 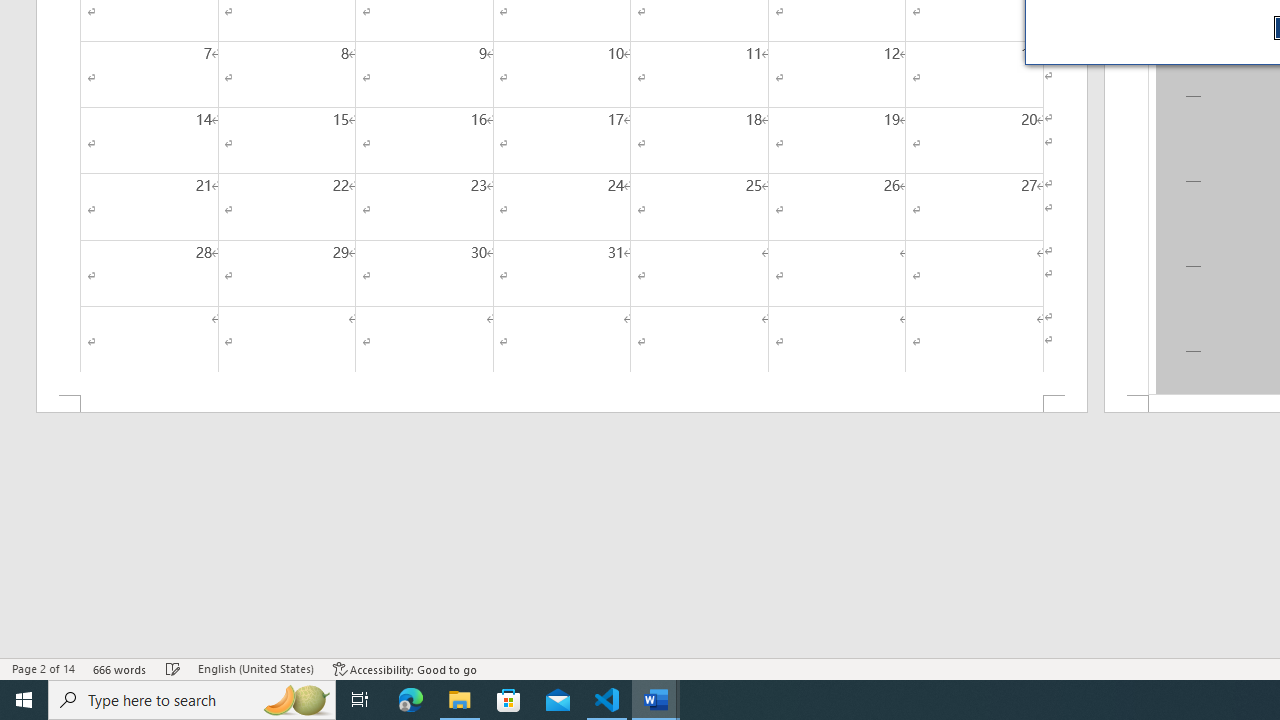 I want to click on 'Language English (United States)', so click(x=255, y=669).